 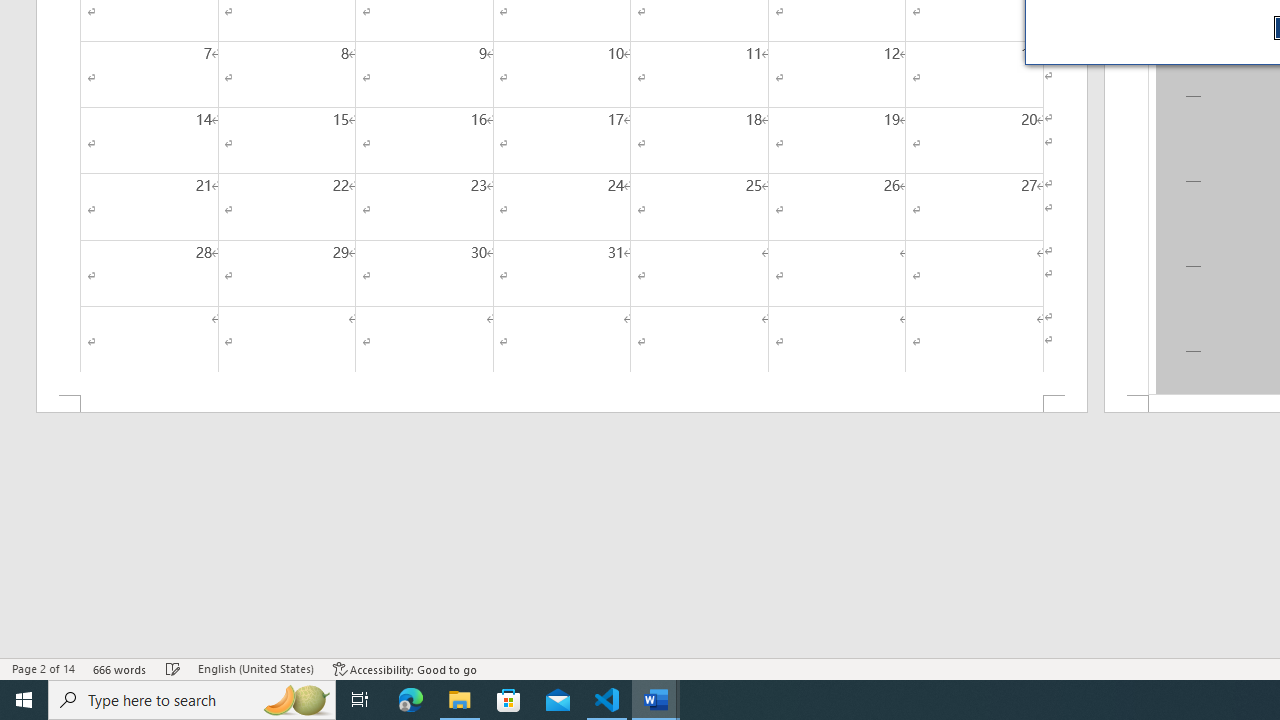 I want to click on 'Language English (United States)', so click(x=255, y=669).